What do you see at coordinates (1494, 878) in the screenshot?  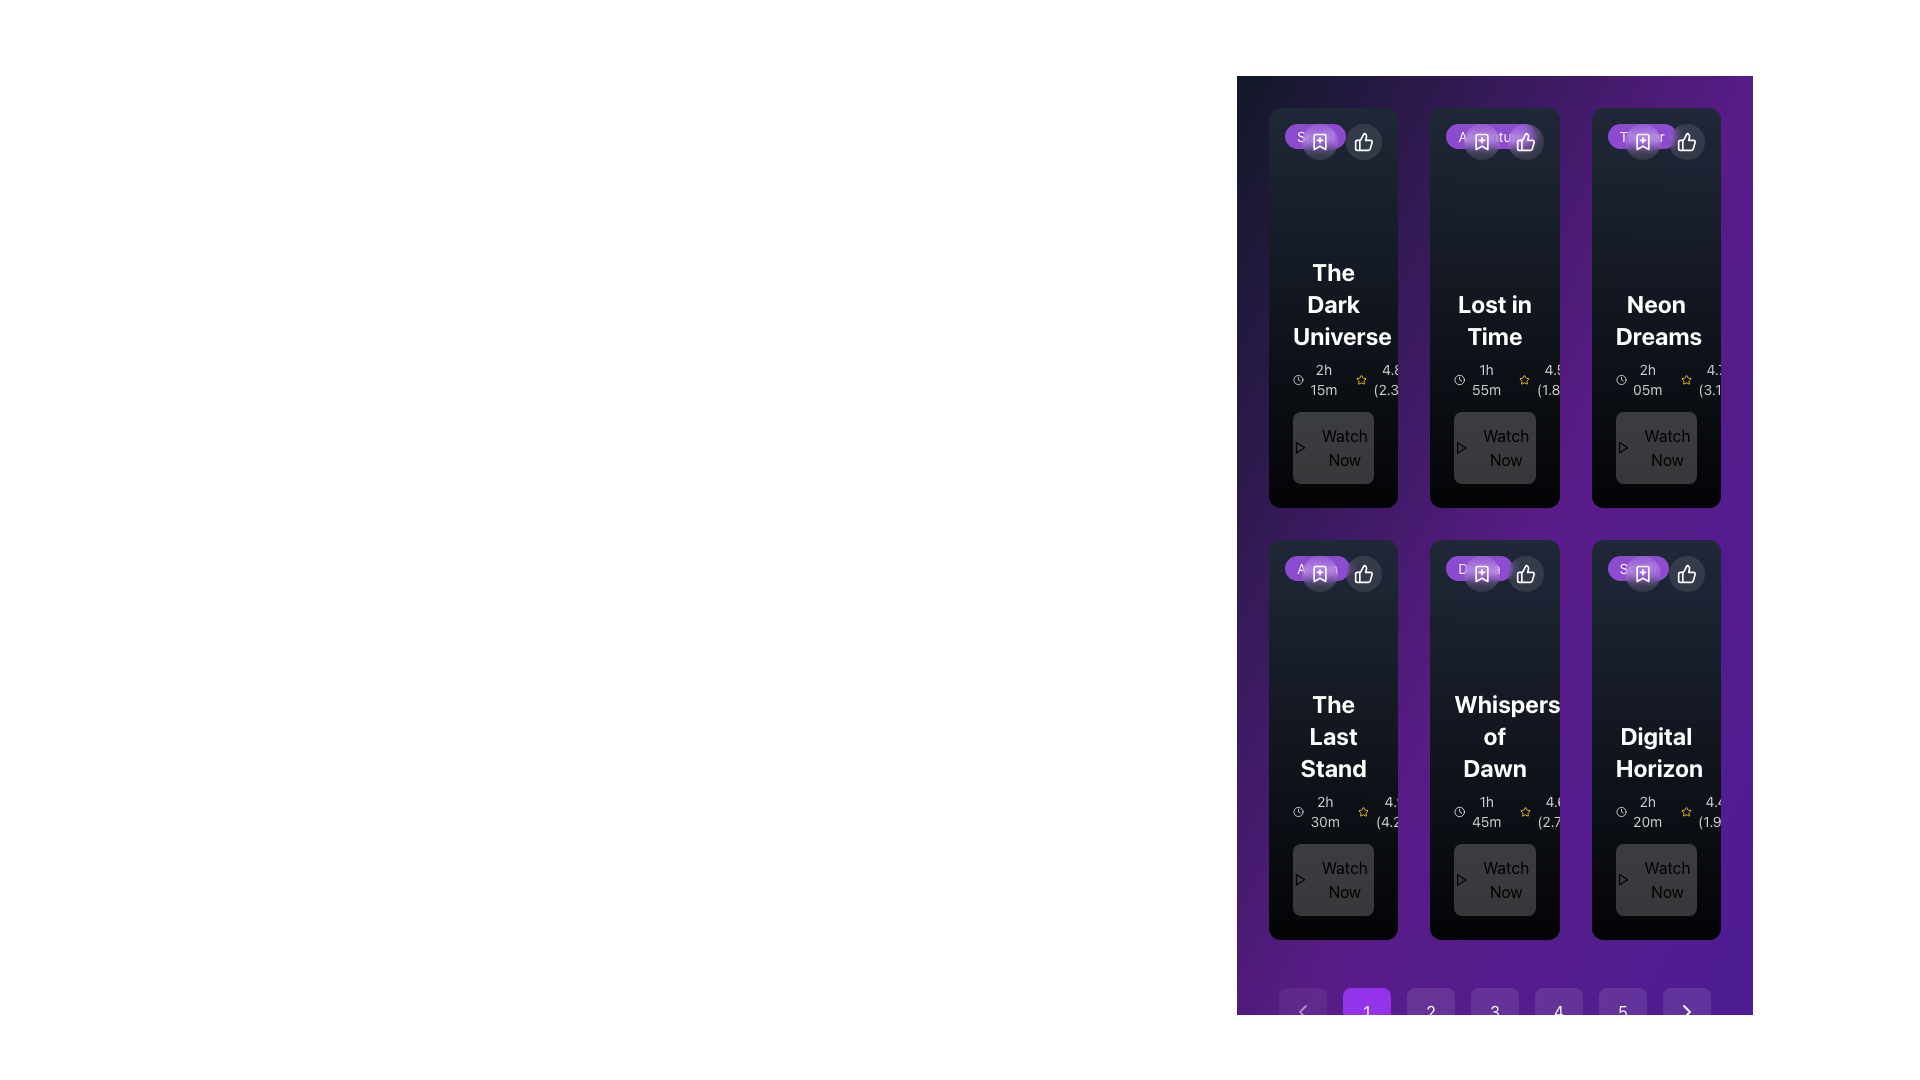 I see `the 'Watch Now' button with a play icon, located at the bottom center of the card labeled 'Whispers of Dawn'` at bounding box center [1494, 878].